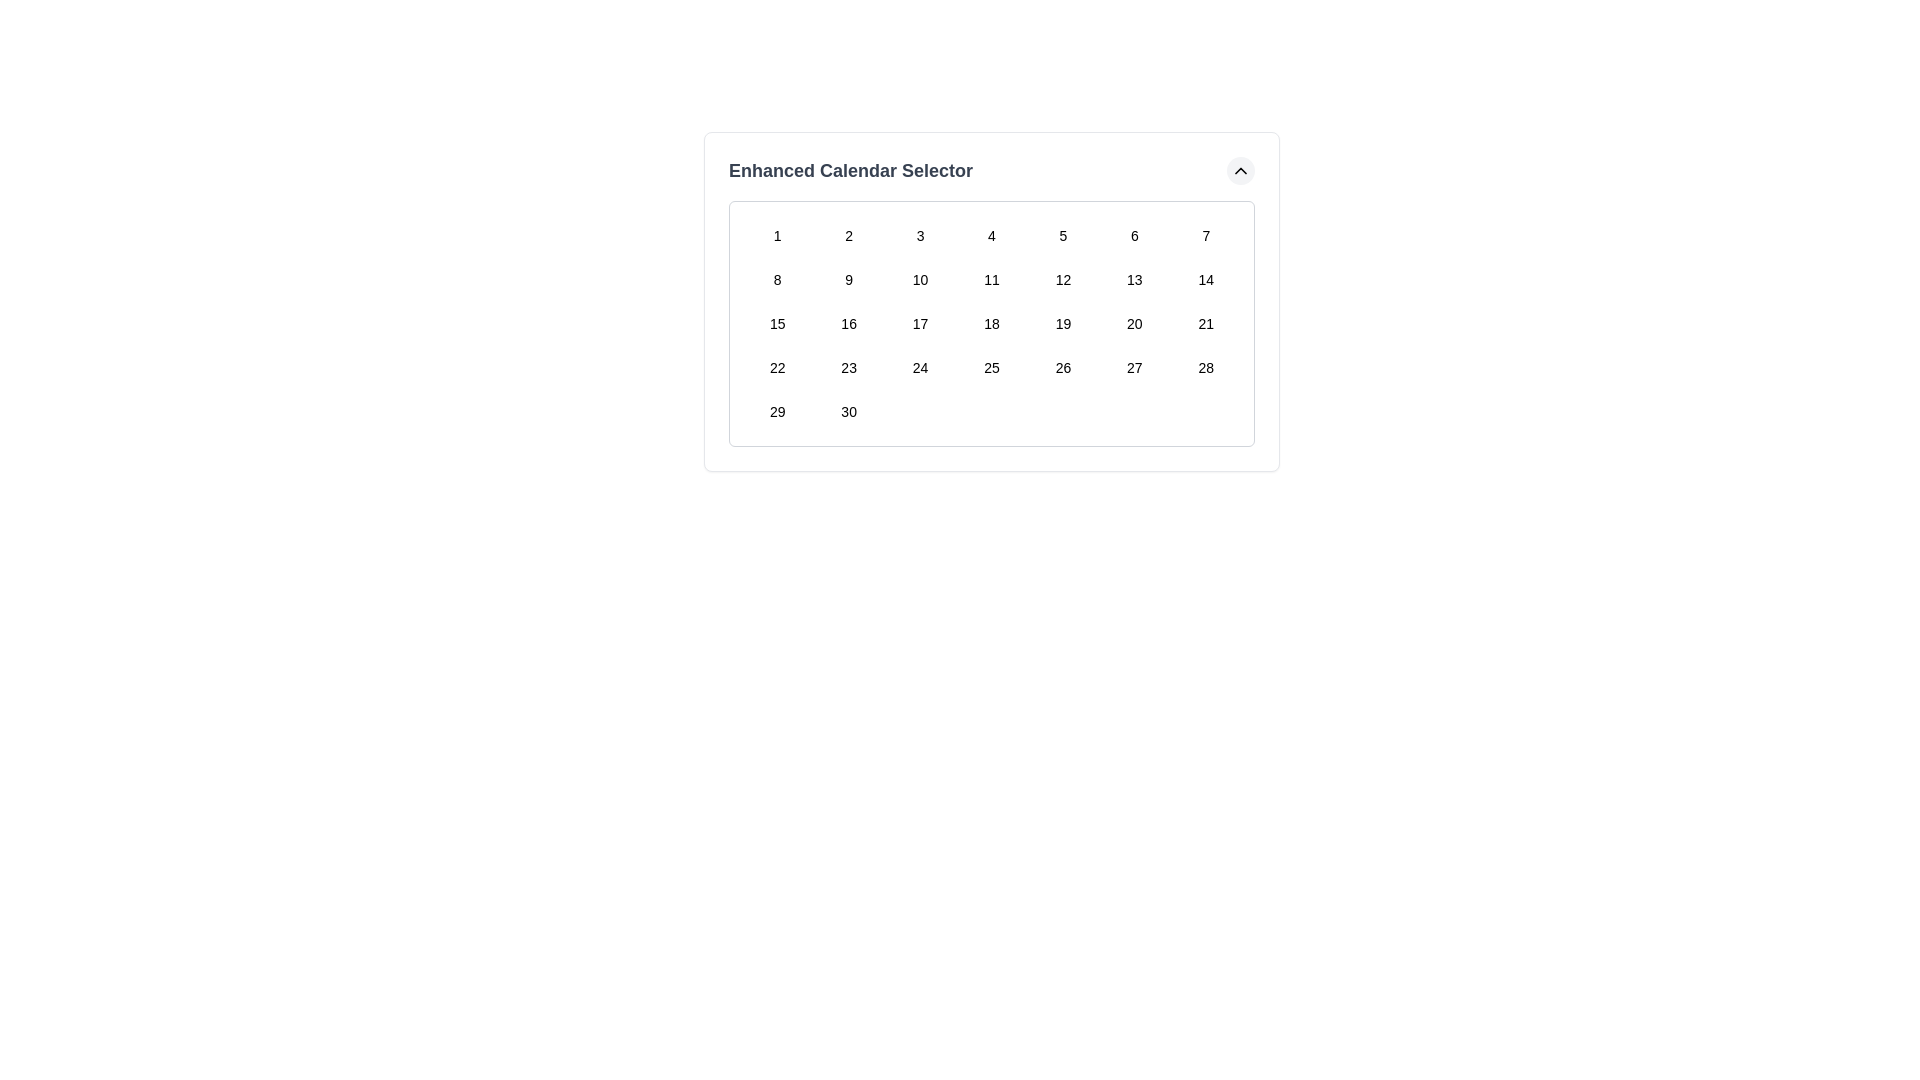 This screenshot has height=1080, width=1920. What do you see at coordinates (1240, 169) in the screenshot?
I see `the small upward-pointing chevron icon located in the top-right corner of the calendar interface` at bounding box center [1240, 169].